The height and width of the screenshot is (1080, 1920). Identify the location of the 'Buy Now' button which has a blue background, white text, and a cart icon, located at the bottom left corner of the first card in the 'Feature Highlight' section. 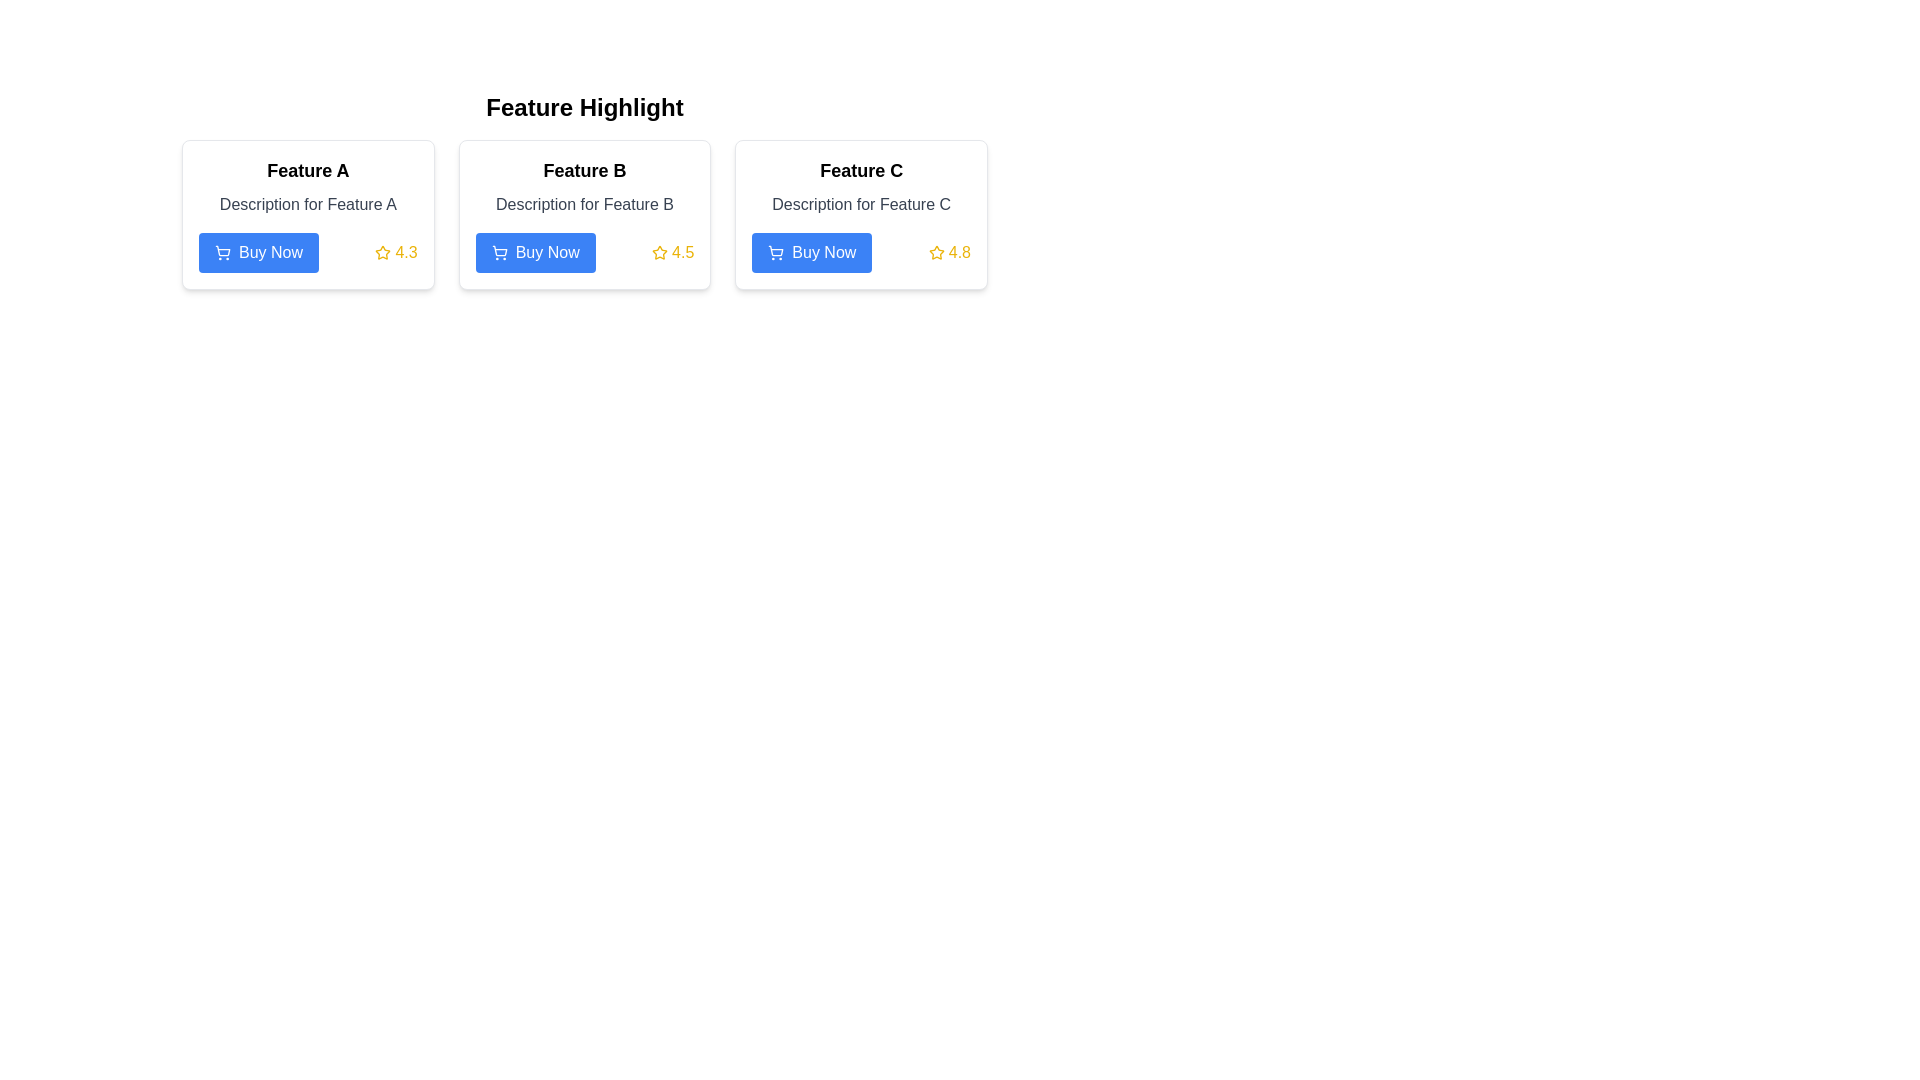
(258, 252).